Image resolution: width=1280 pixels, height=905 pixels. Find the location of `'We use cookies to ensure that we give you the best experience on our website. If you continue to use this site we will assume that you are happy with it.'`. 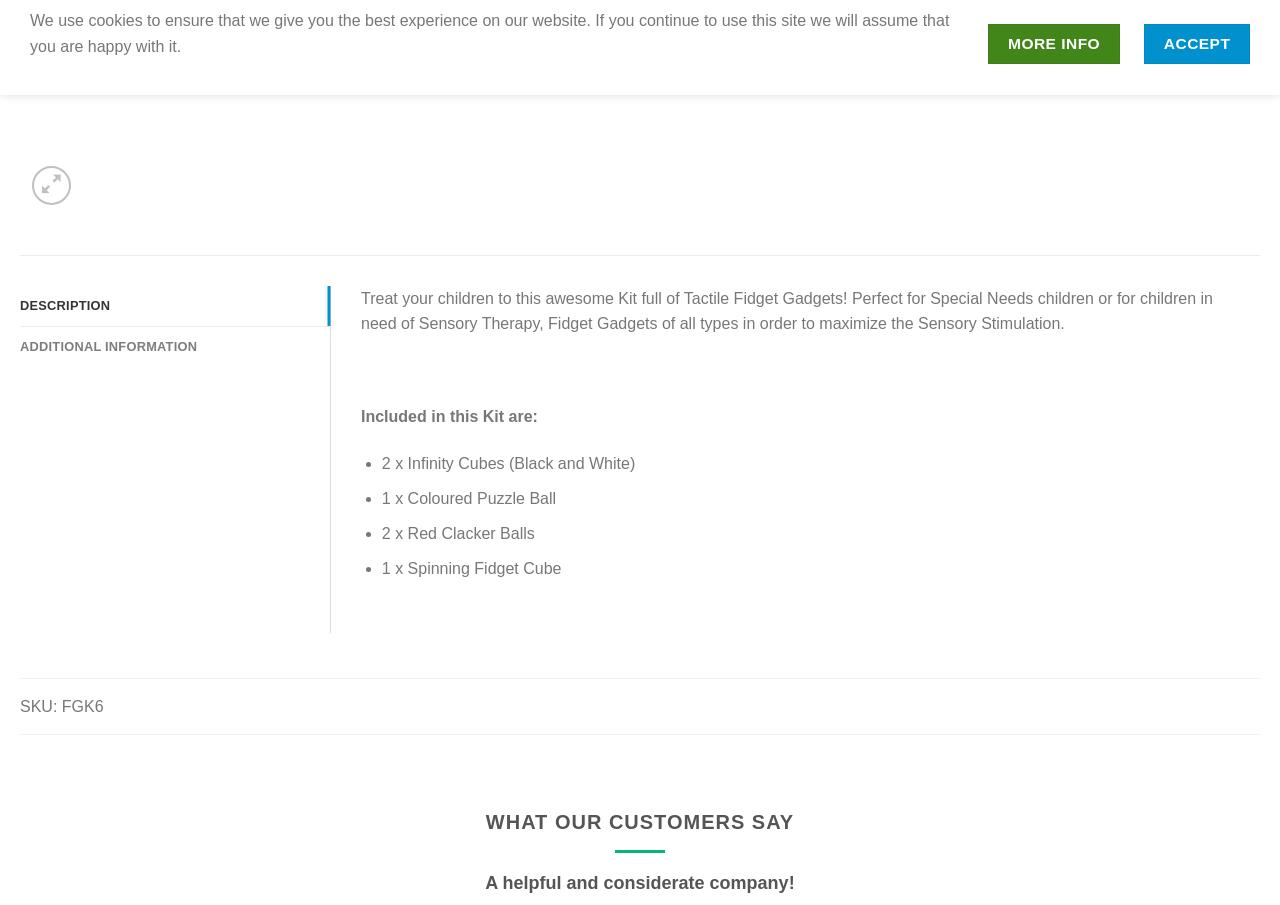

'We use cookies to ensure that we give you the best experience on our website. If you continue to use this site we will assume that you are happy with it.' is located at coordinates (489, 32).